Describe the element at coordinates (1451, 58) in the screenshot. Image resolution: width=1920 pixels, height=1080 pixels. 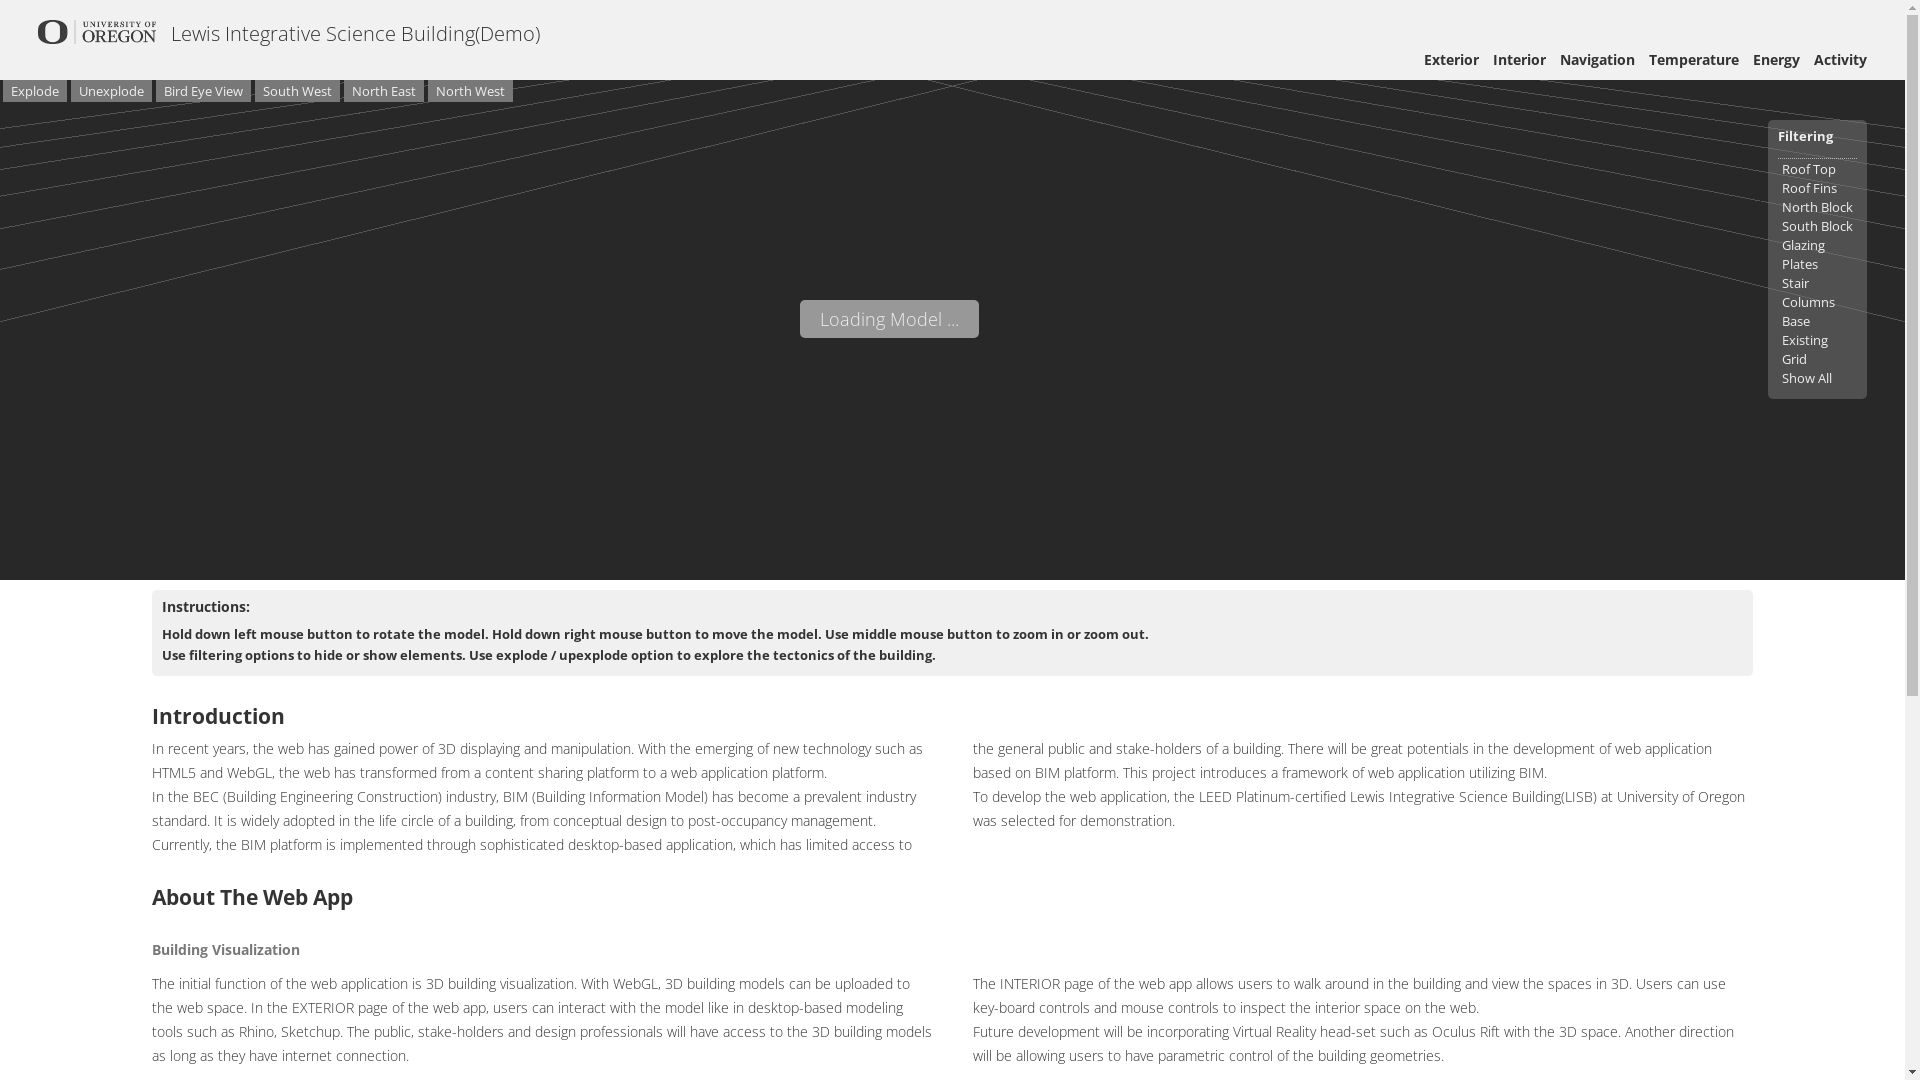
I see `'Exterior'` at that location.